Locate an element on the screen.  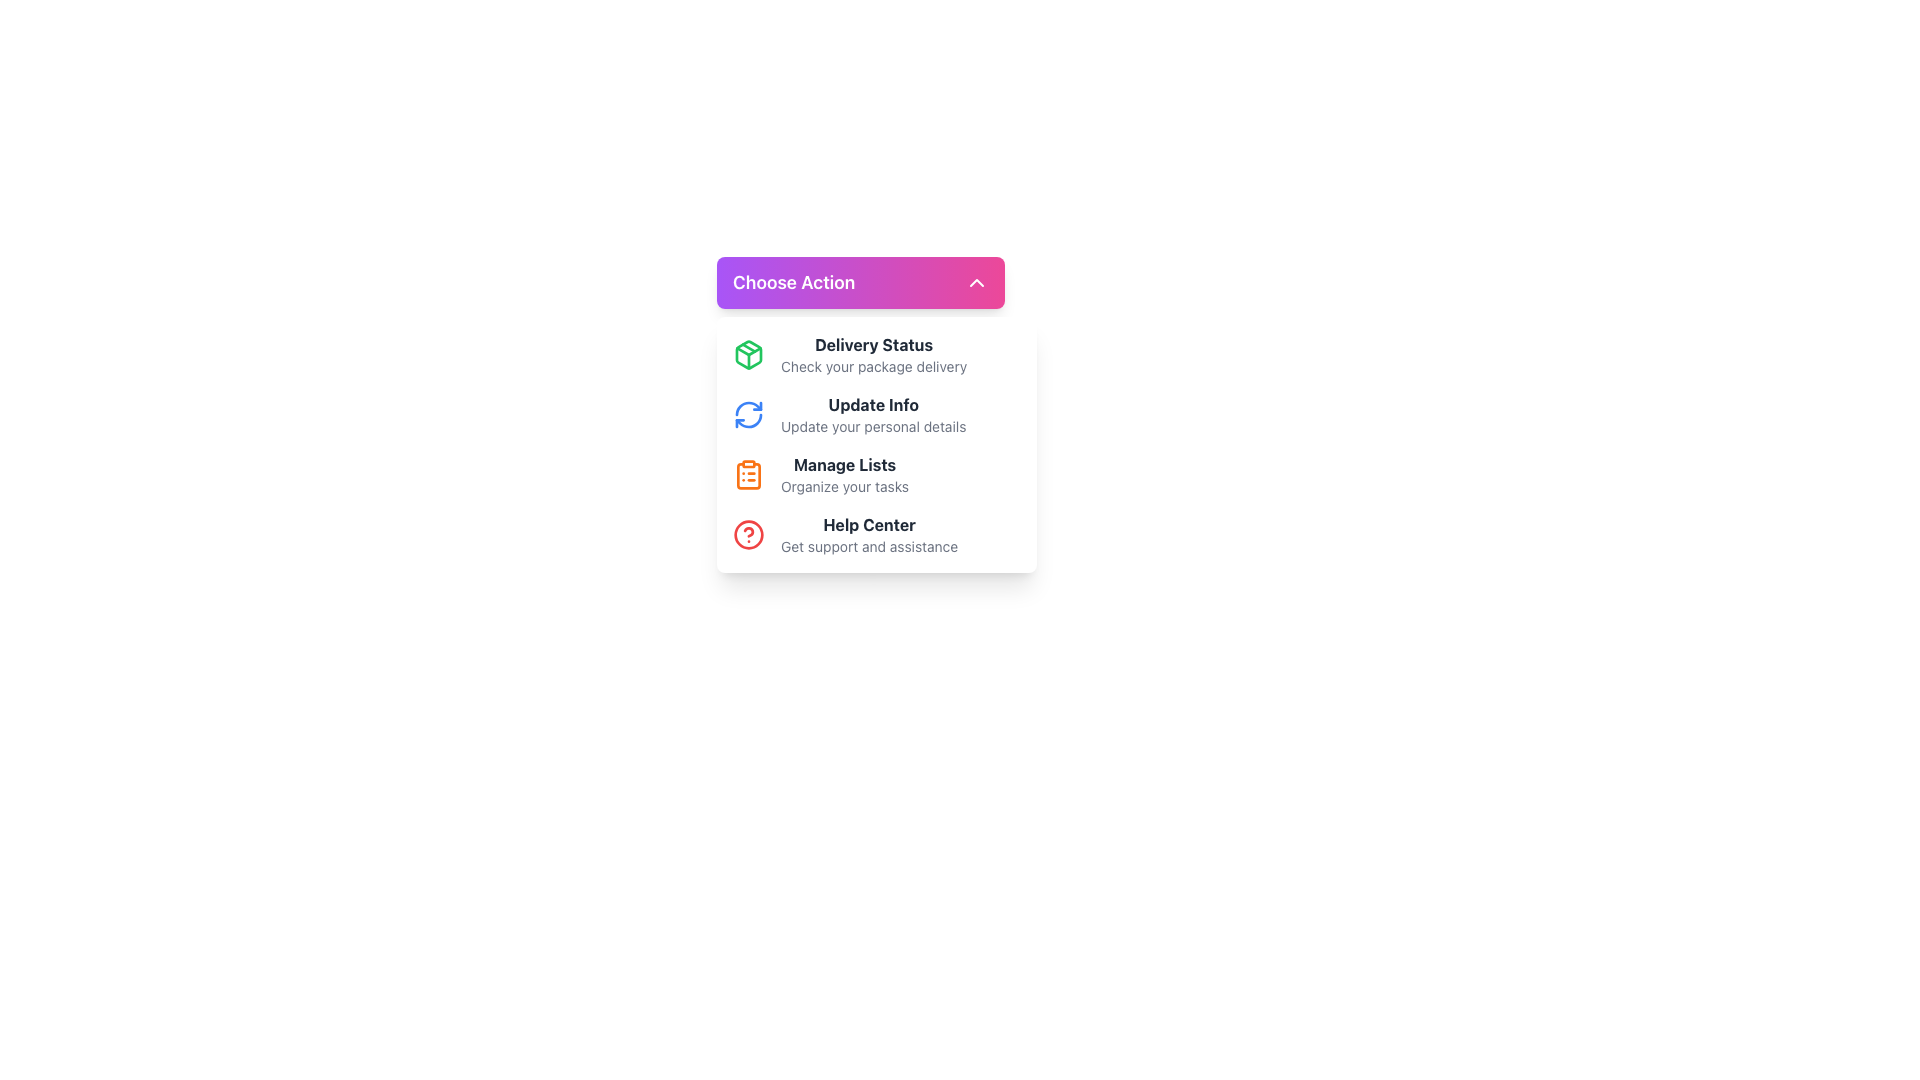
text label that serves as the title for the third item in the dropdown menu below 'Choose Action', indicating the function of that menu item is located at coordinates (844, 465).